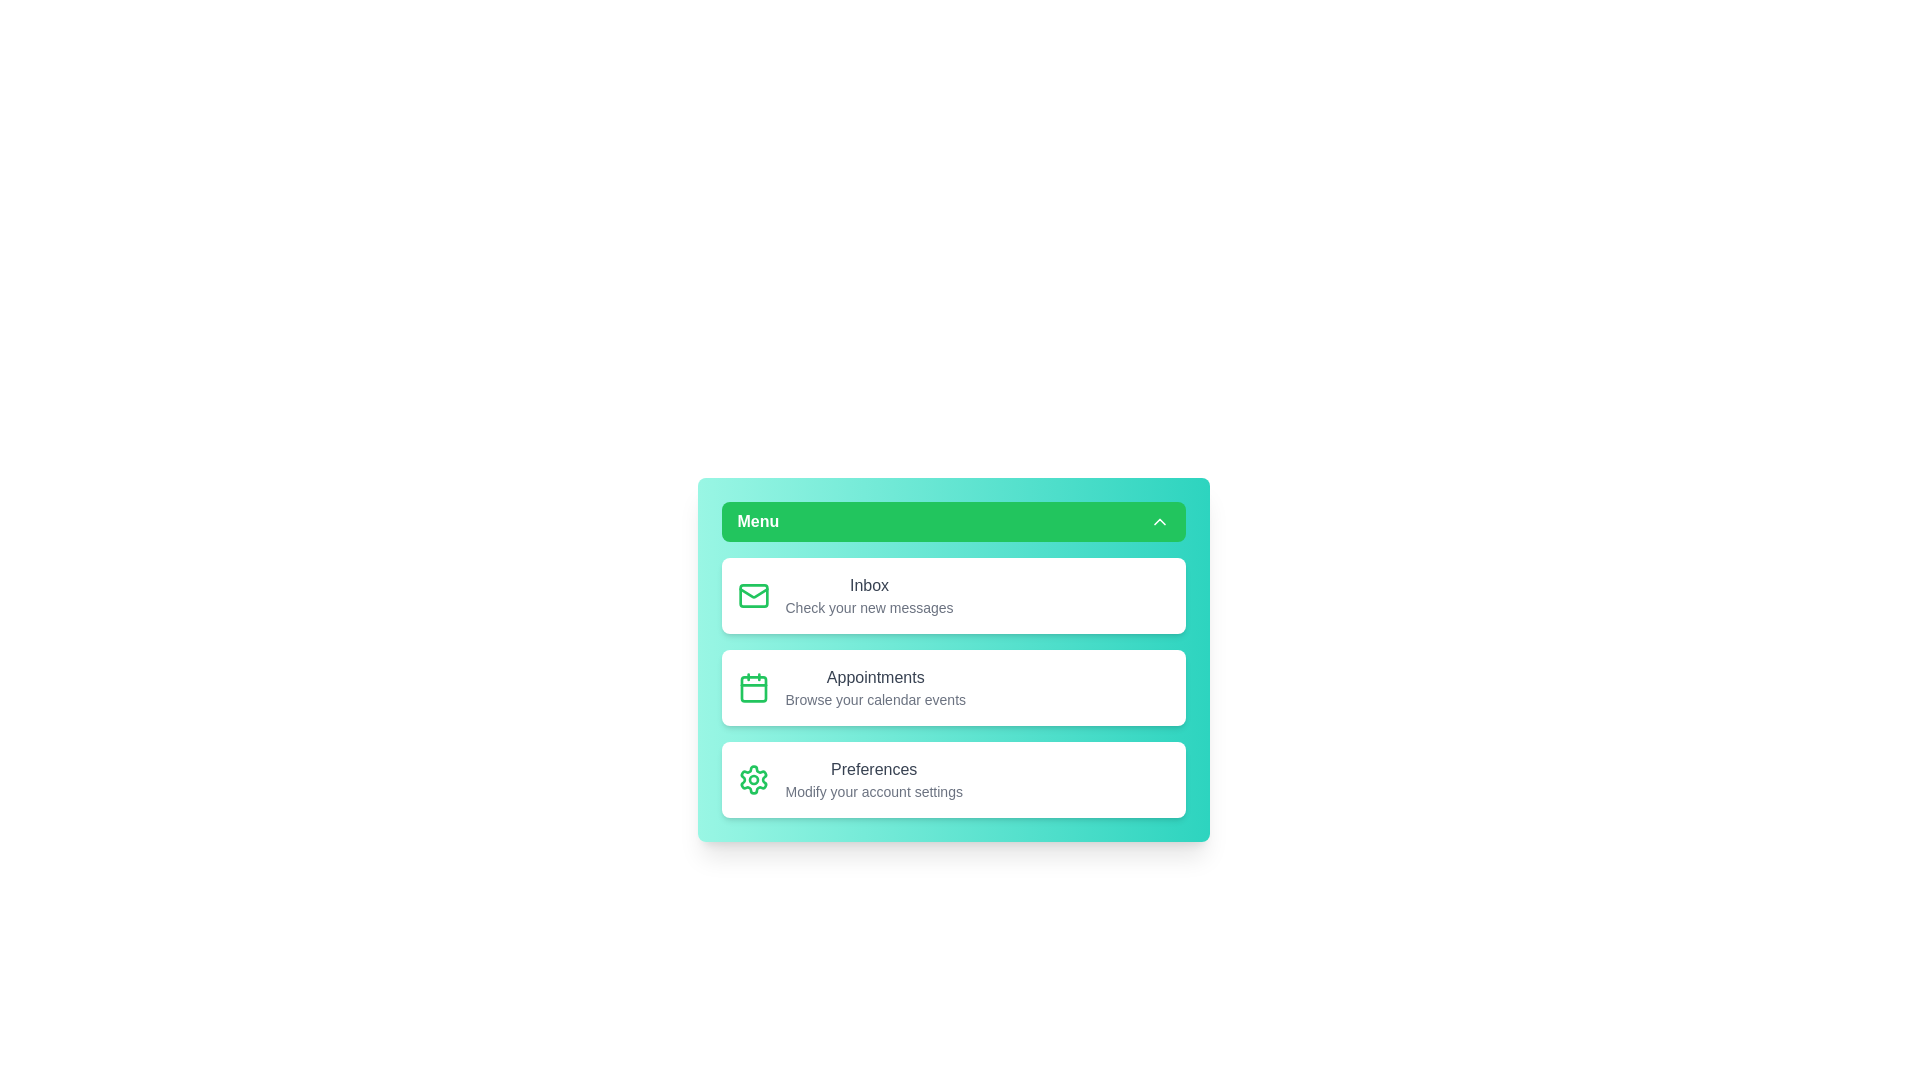 Image resolution: width=1920 pixels, height=1080 pixels. Describe the element at coordinates (952, 778) in the screenshot. I see `the 'Preferences' option in the UserProfileMenu` at that location.